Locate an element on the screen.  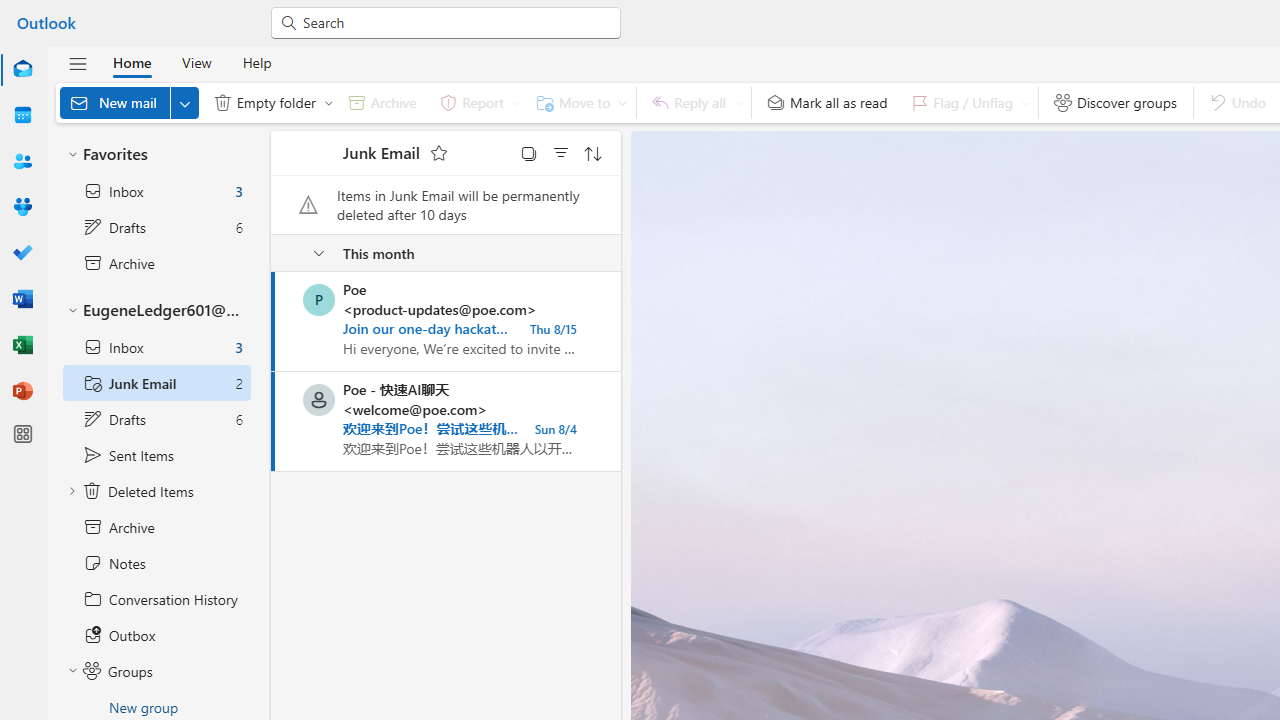
'System' is located at coordinates (10, 11).